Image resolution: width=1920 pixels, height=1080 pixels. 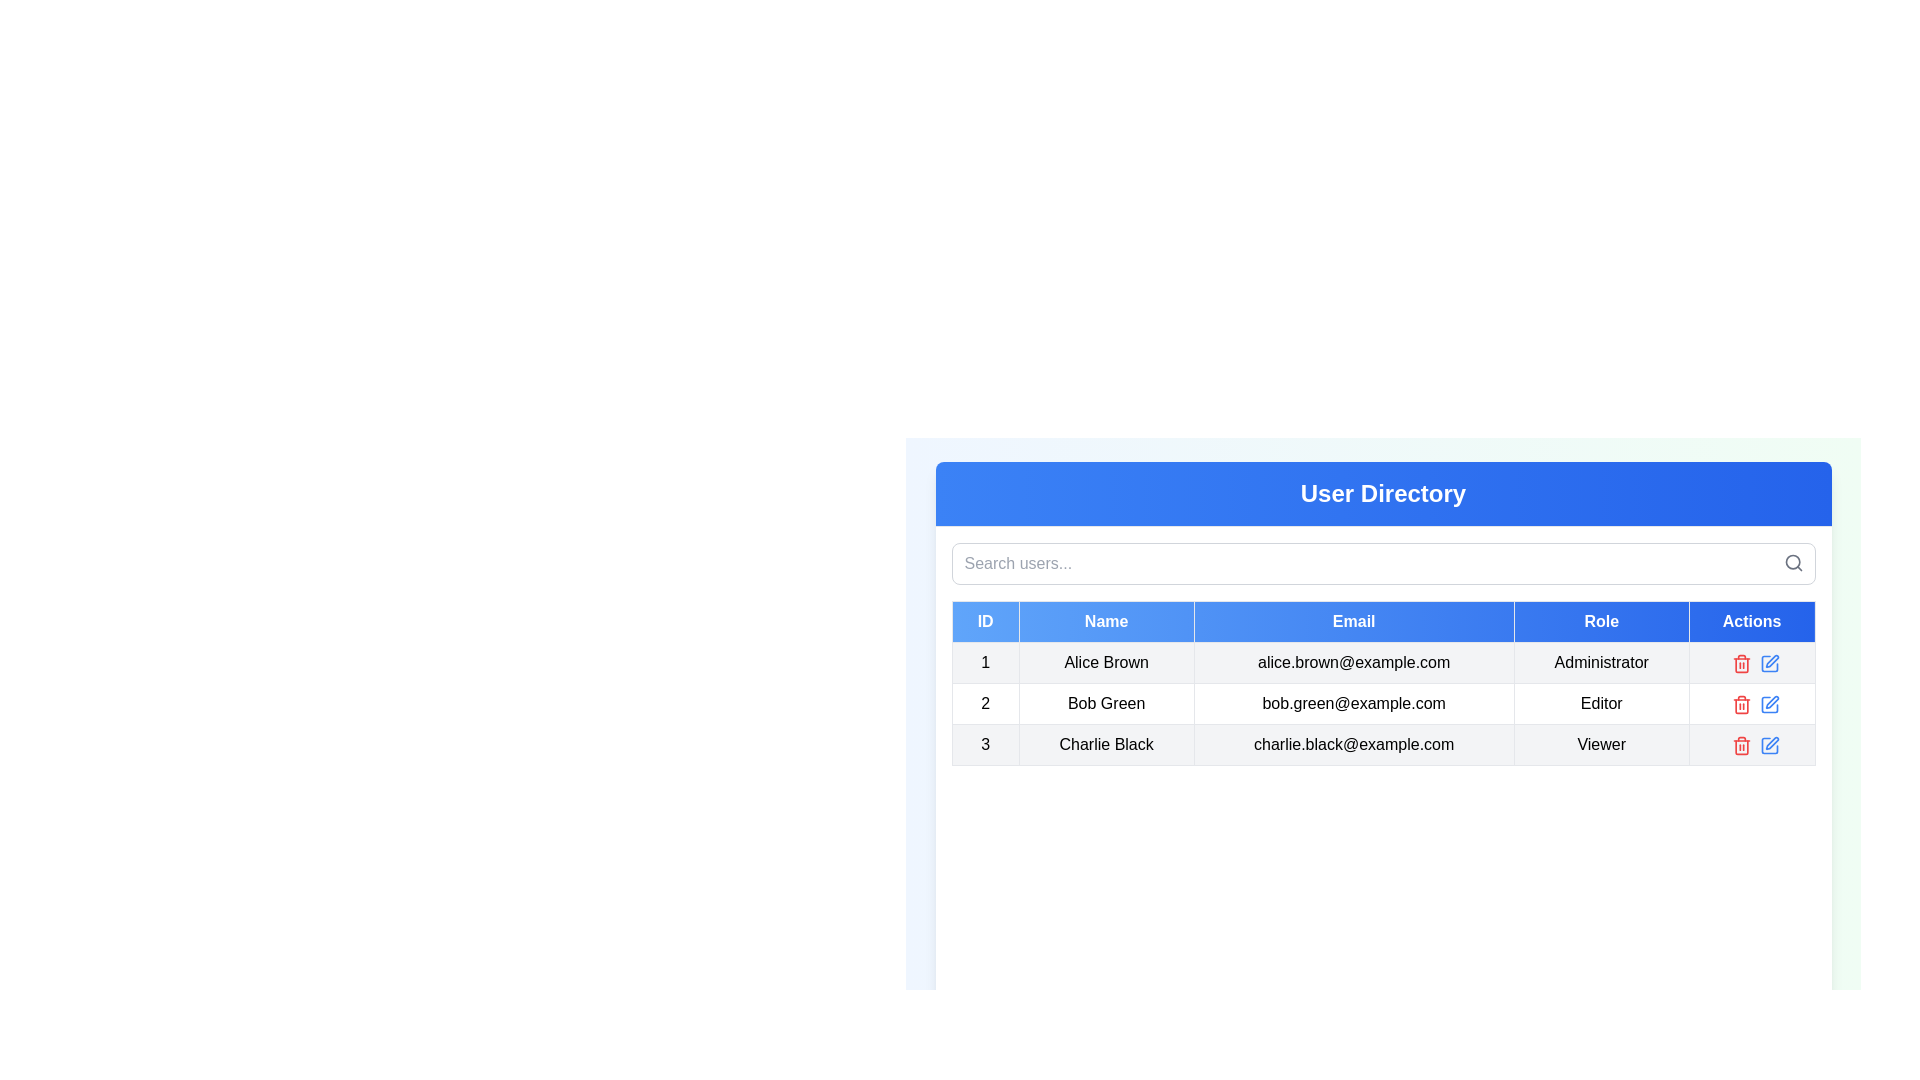 I want to click on on the 'Email' column header cell in the data table, so click(x=1353, y=620).